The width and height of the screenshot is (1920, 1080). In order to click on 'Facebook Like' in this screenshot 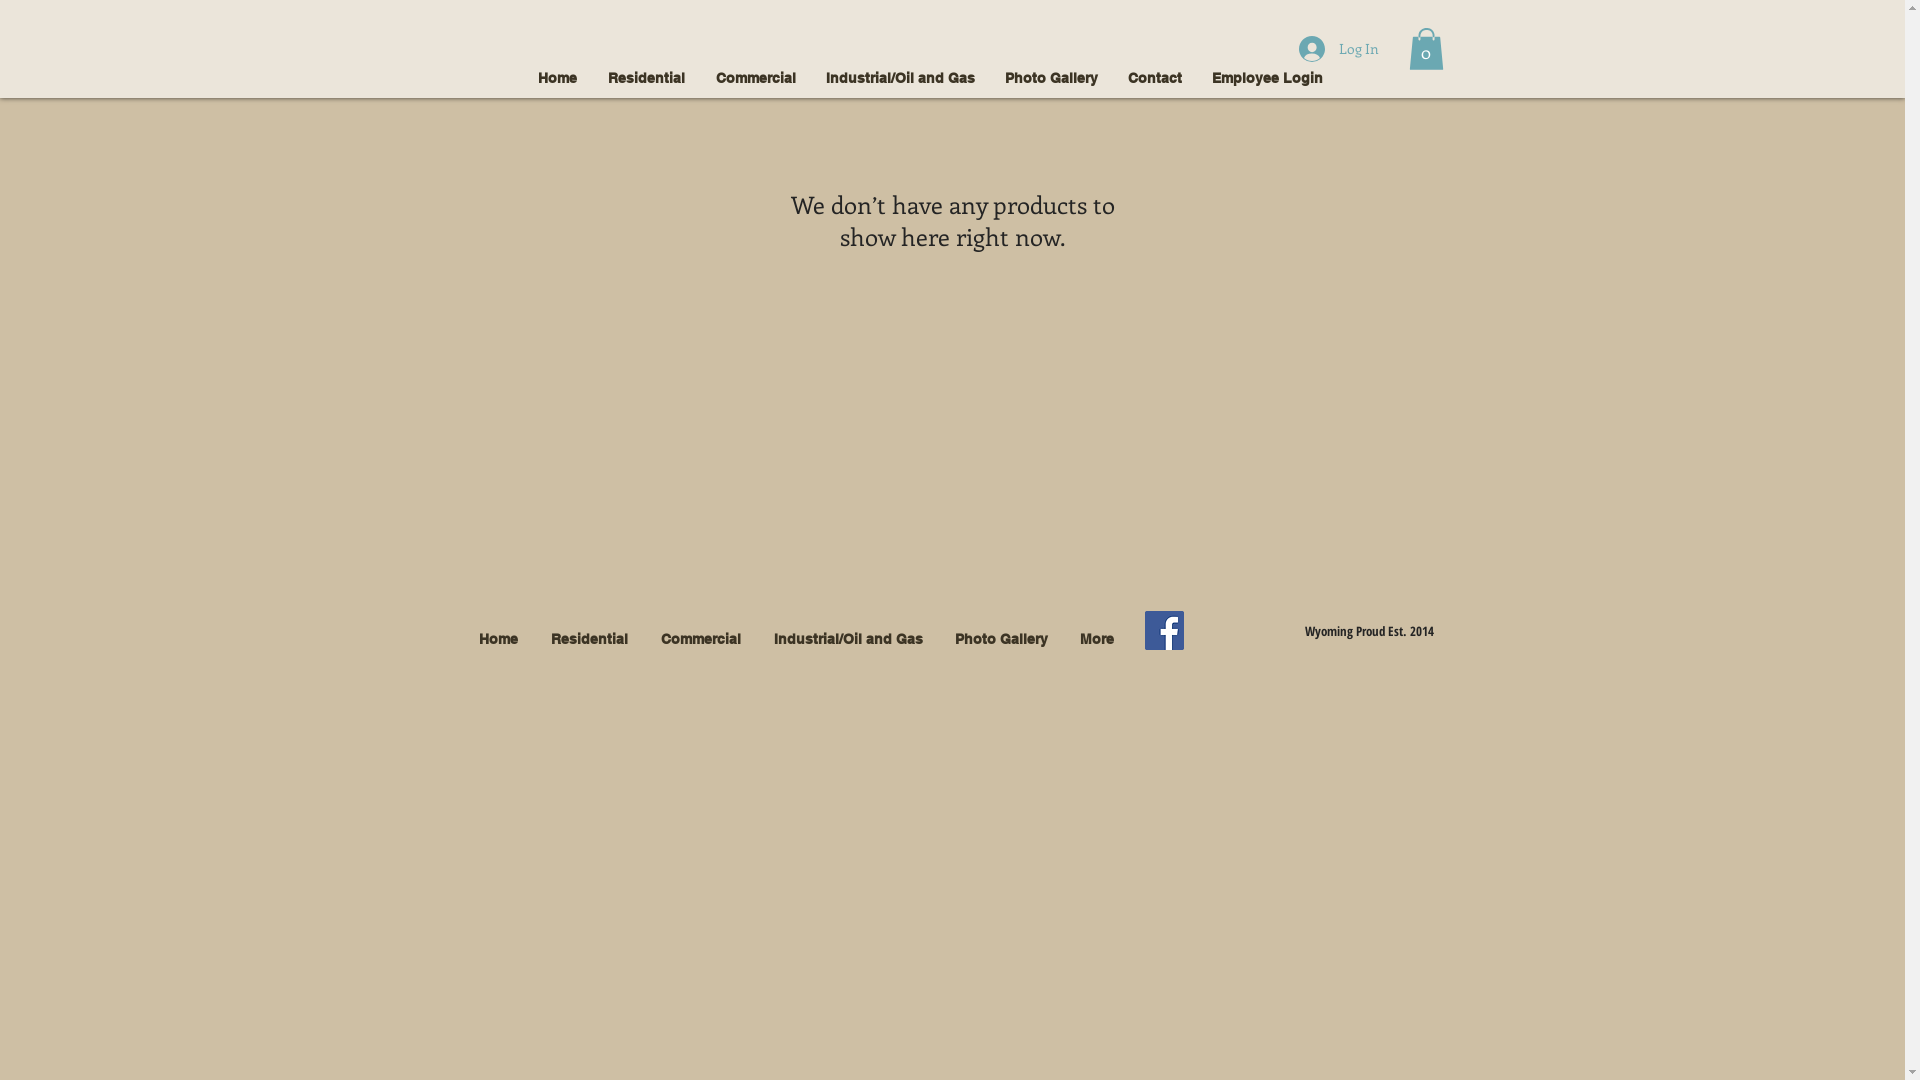, I will do `click(1237, 632)`.